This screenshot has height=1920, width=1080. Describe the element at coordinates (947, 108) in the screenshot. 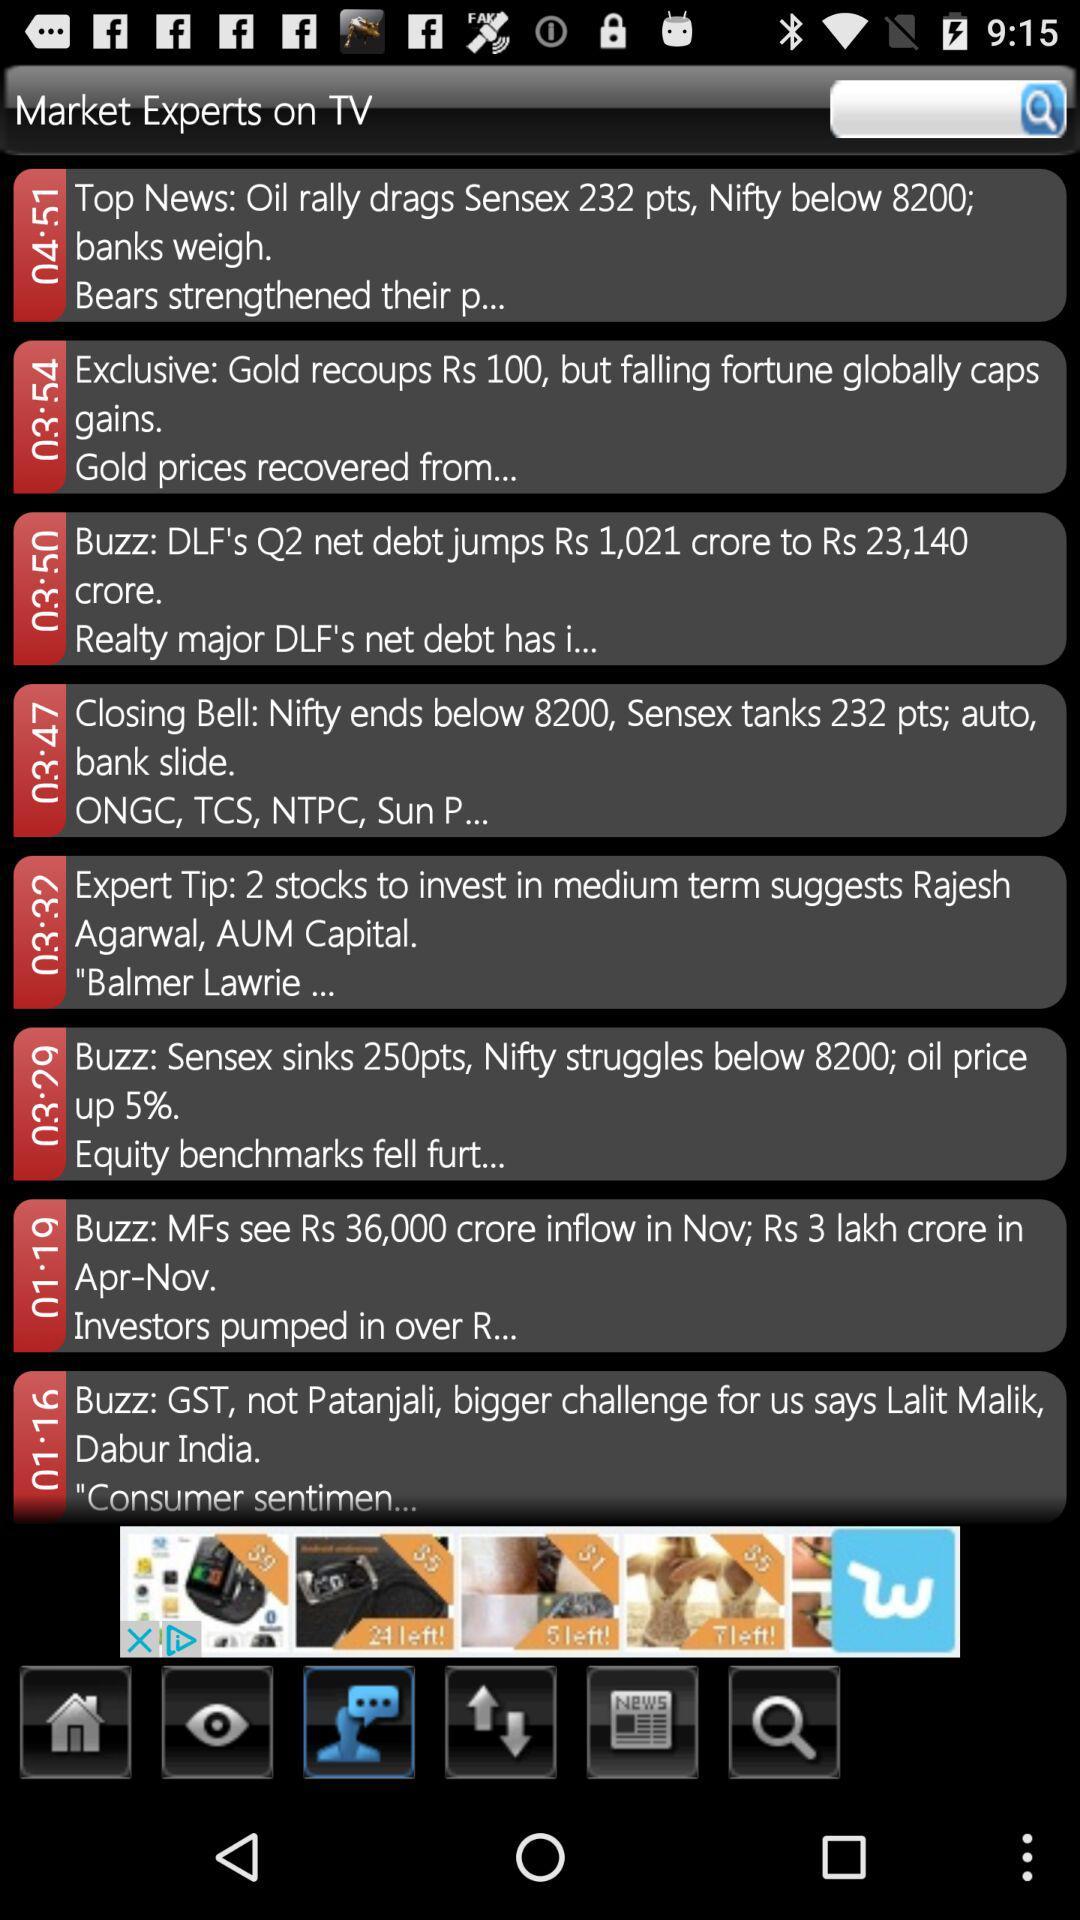

I see `search` at that location.